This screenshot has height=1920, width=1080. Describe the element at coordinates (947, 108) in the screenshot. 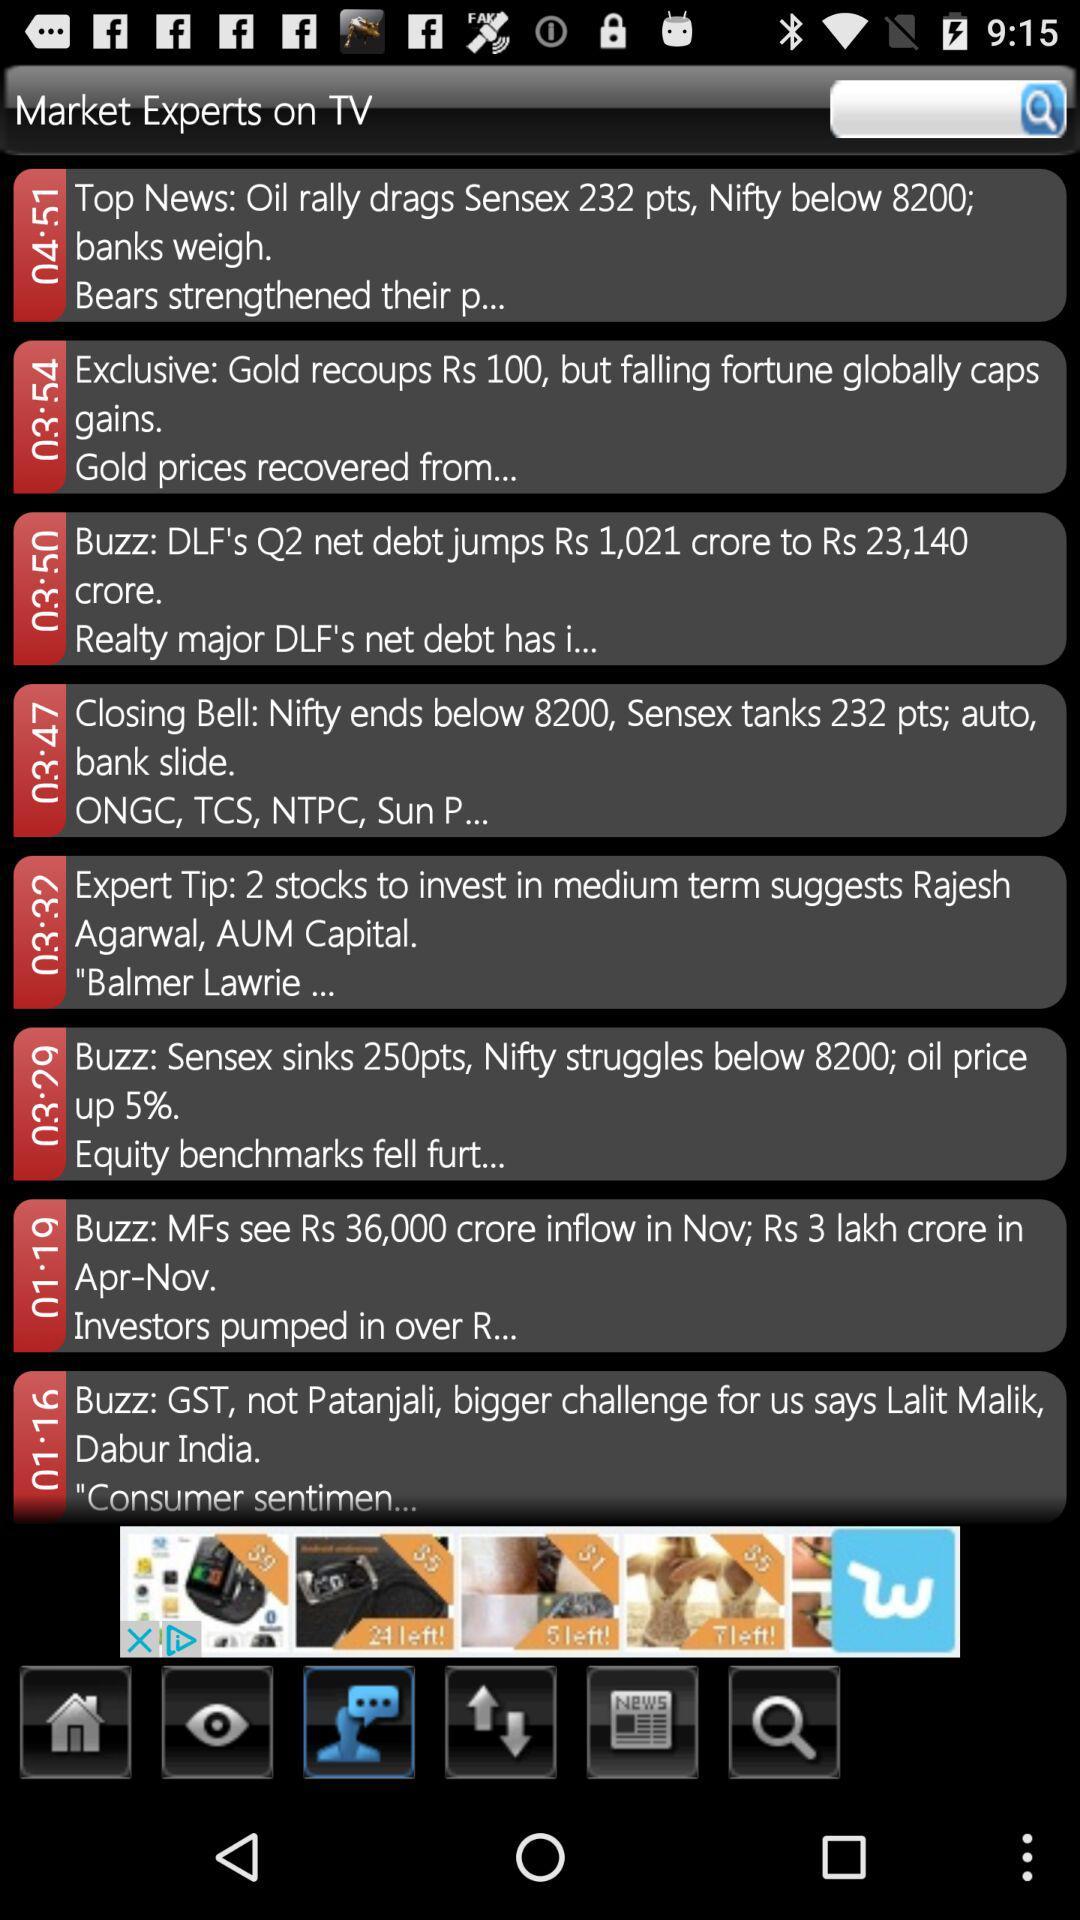

I see `search` at that location.